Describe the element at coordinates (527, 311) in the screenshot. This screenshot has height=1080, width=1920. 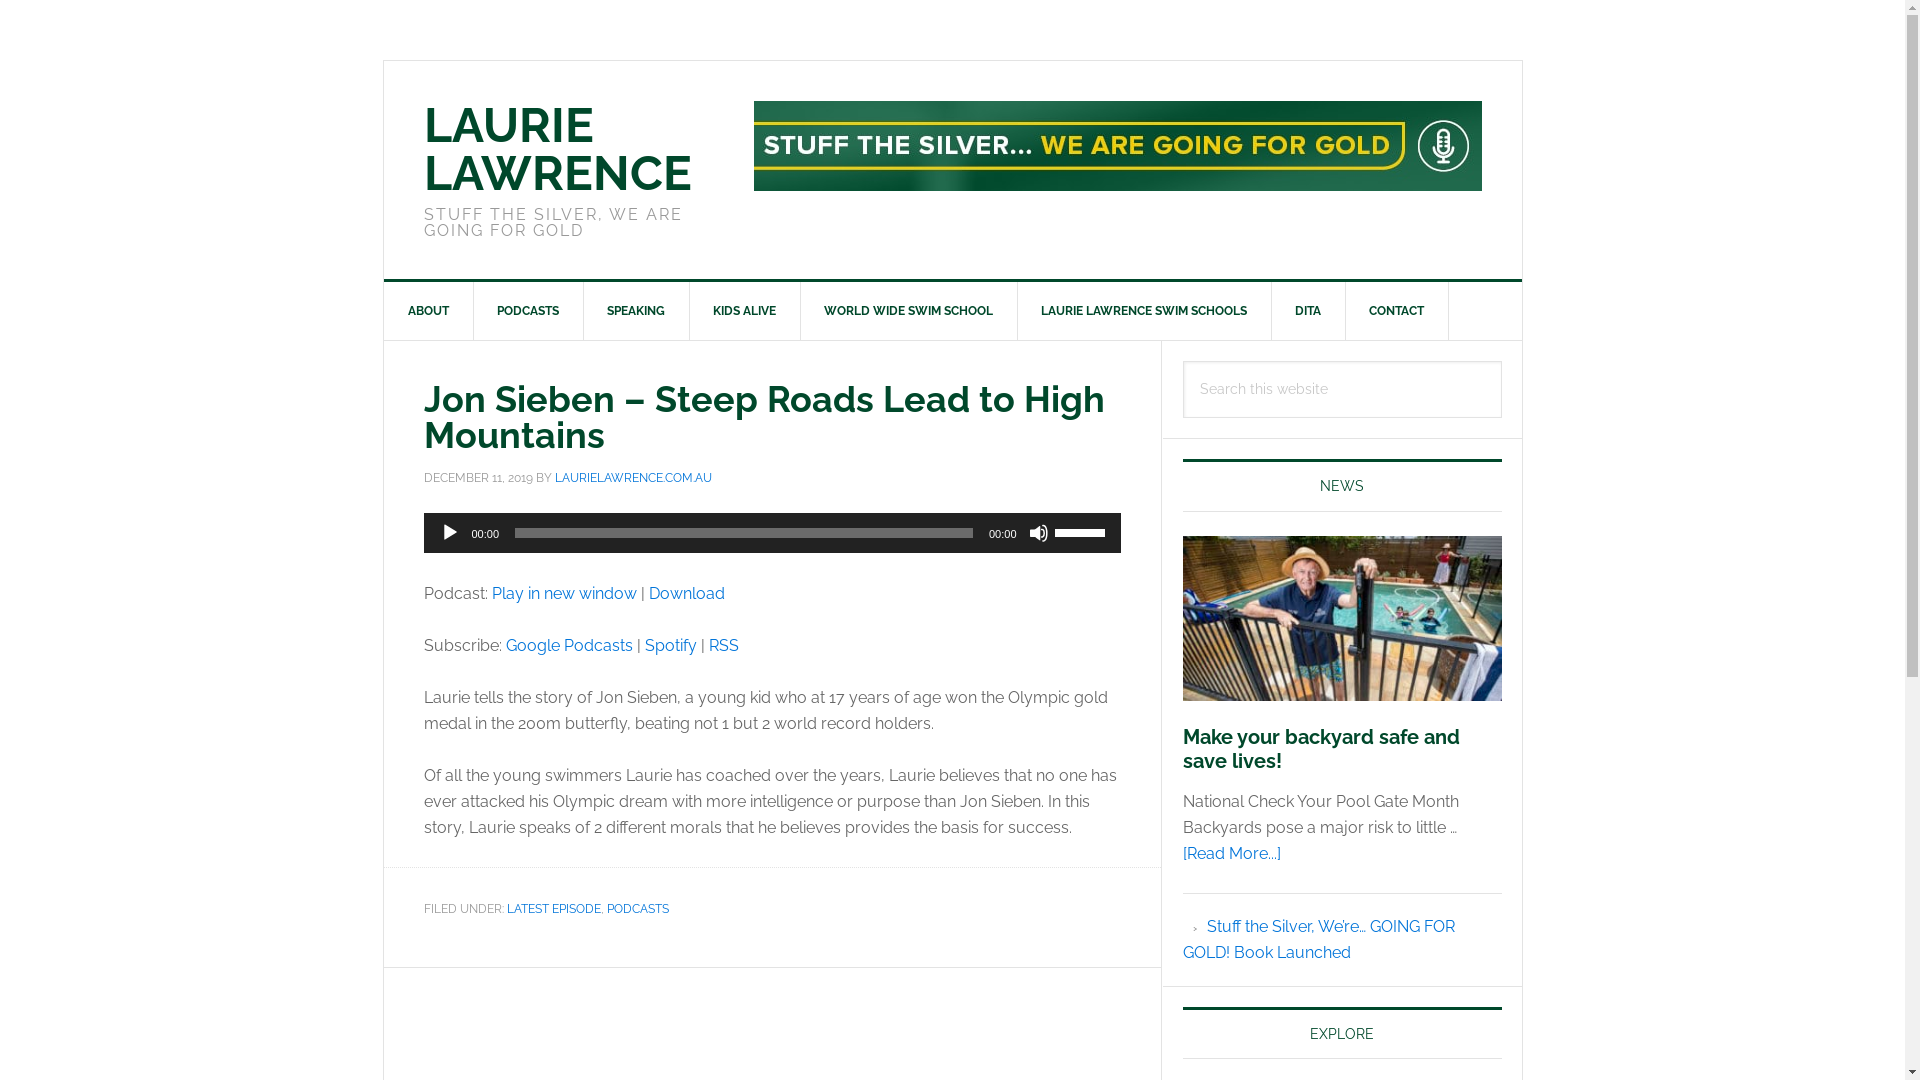
I see `'PODCASTS'` at that location.